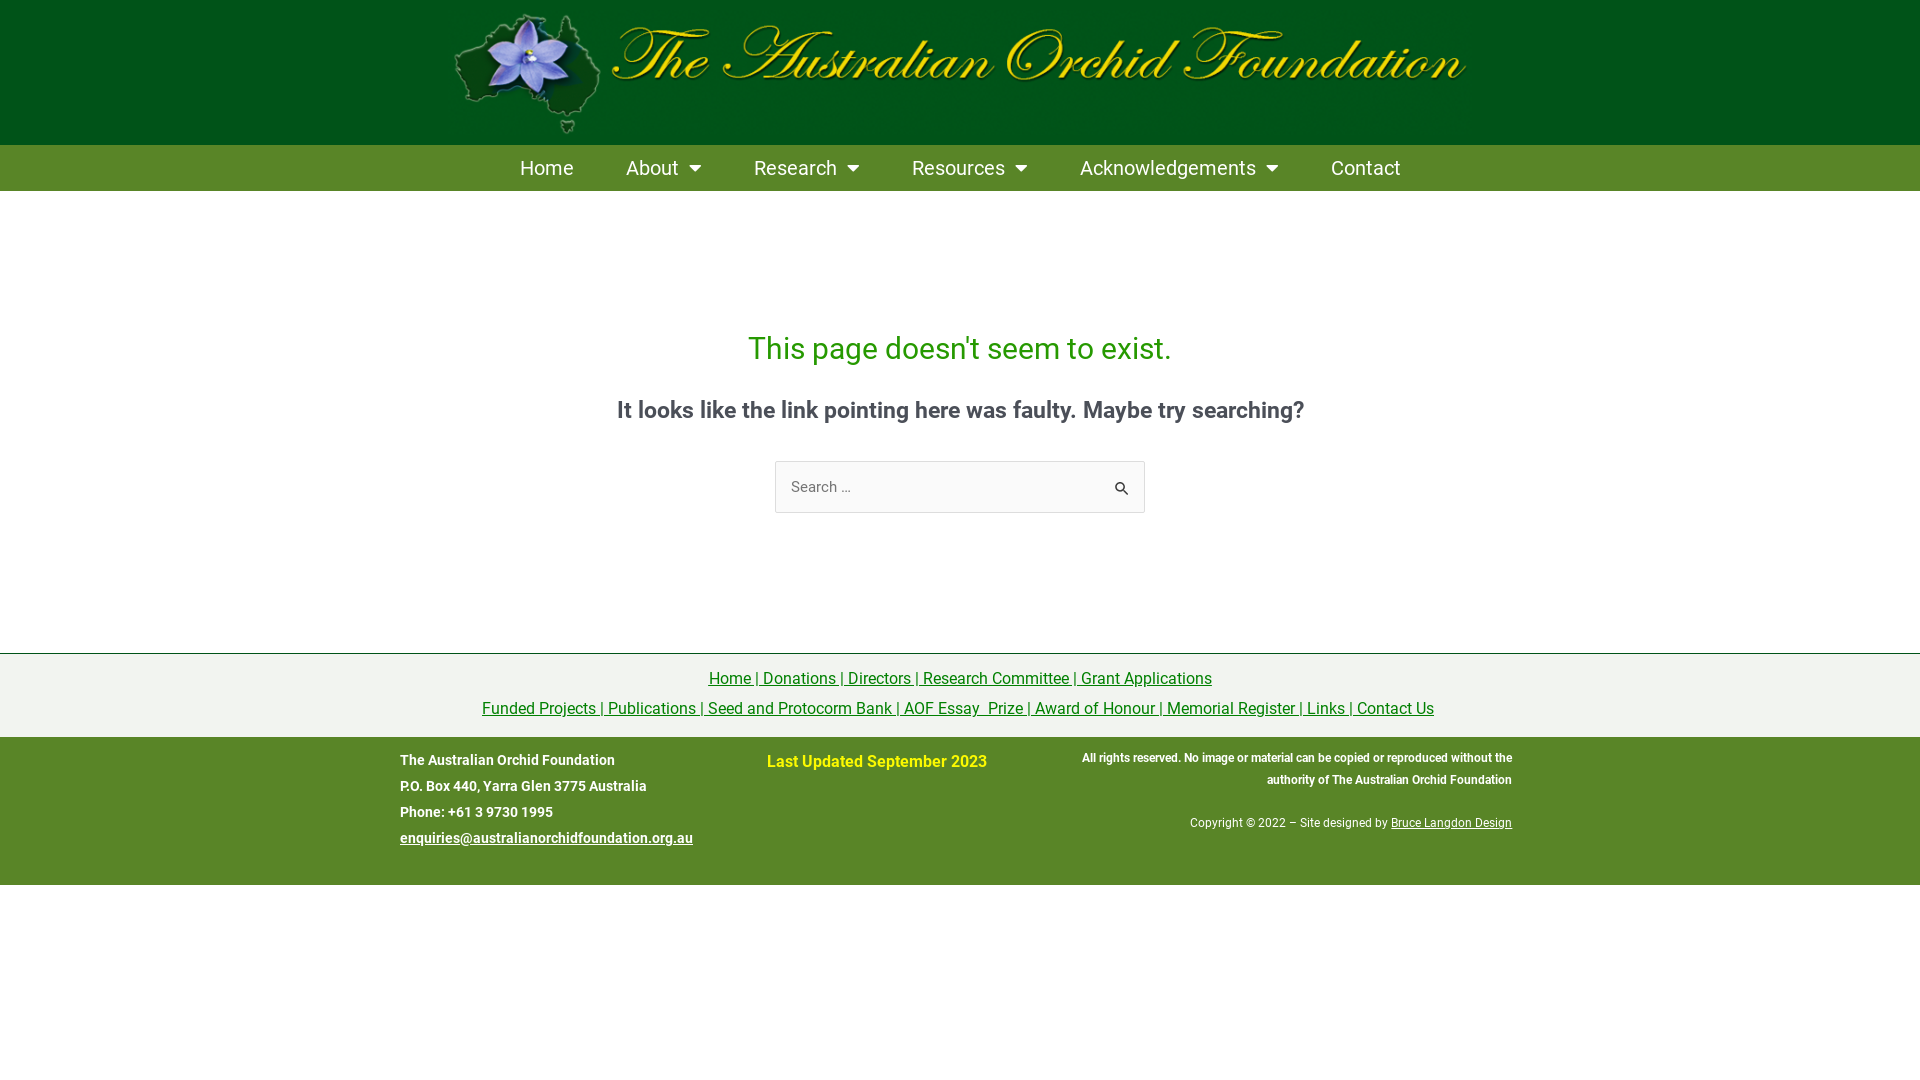 The image size is (1920, 1080). What do you see at coordinates (1394, 707) in the screenshot?
I see `'Contact Us'` at bounding box center [1394, 707].